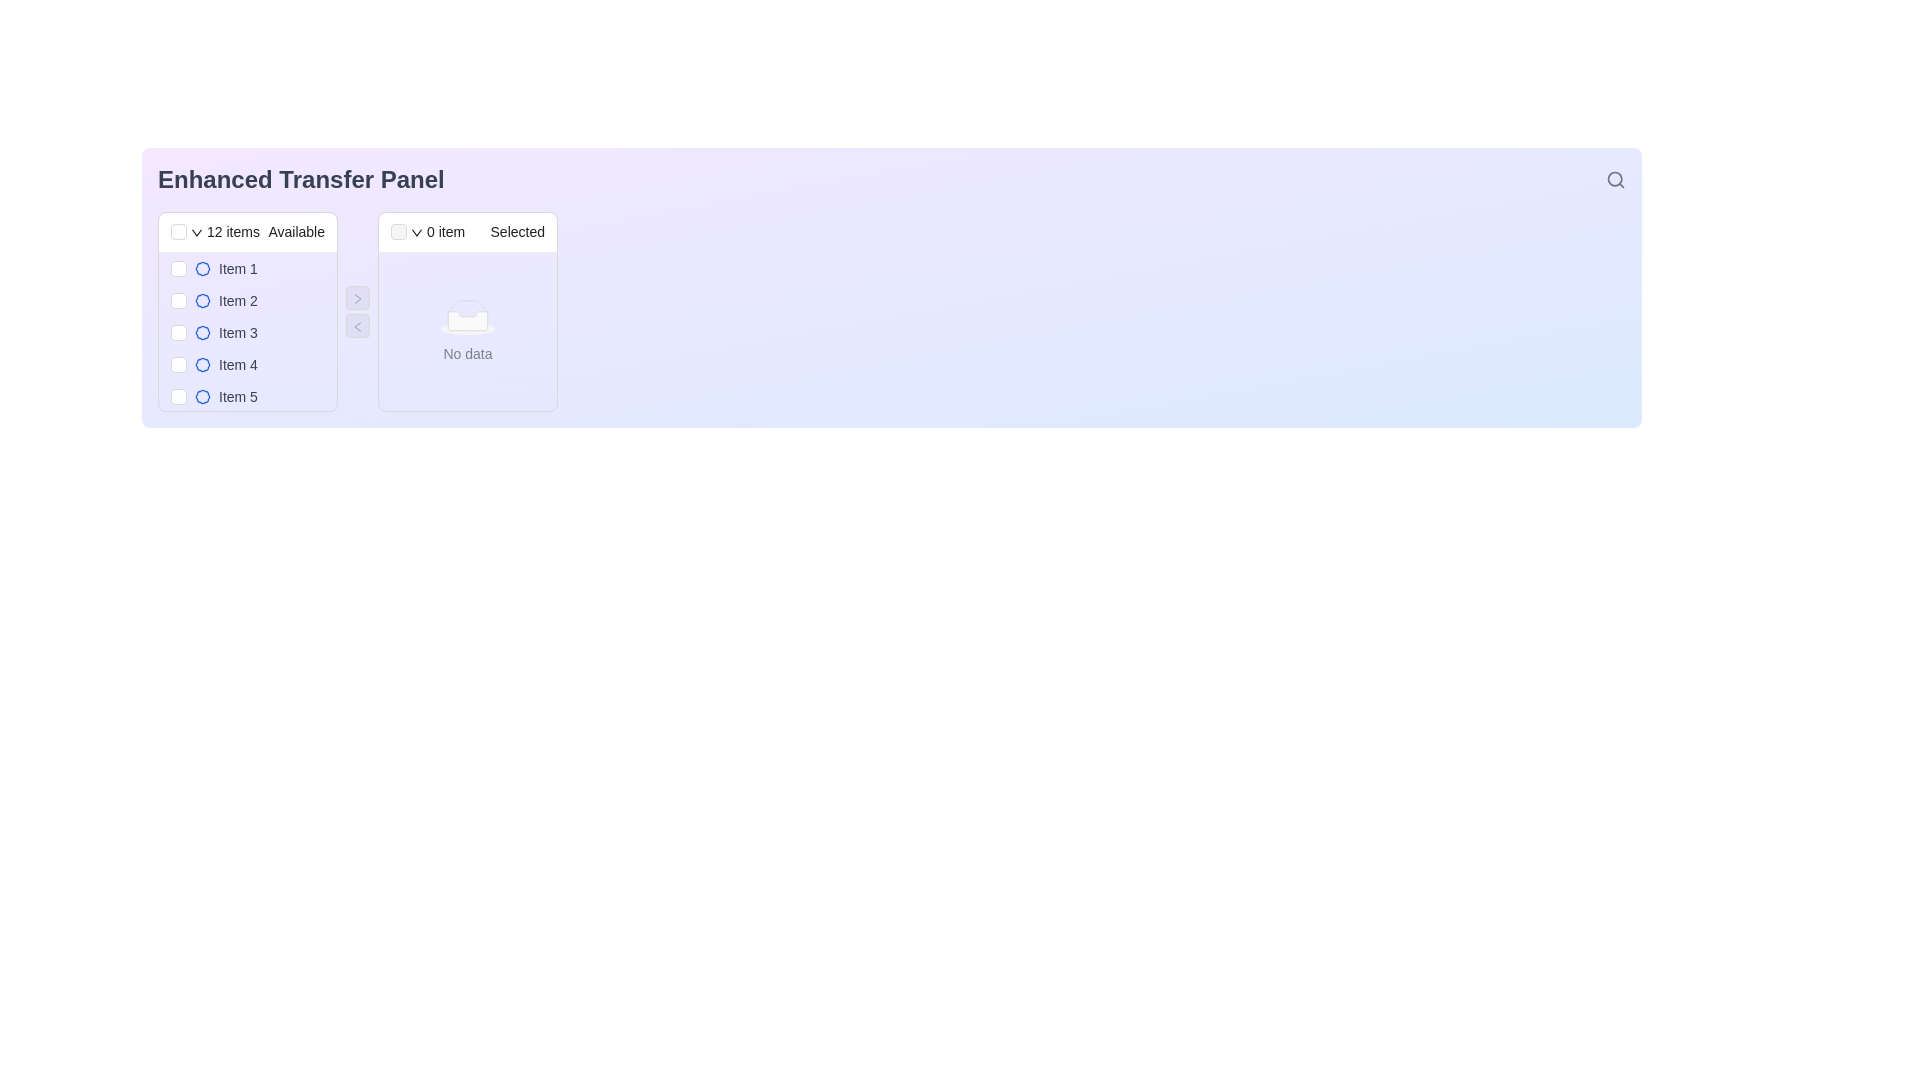 Image resolution: width=1920 pixels, height=1080 pixels. What do you see at coordinates (202, 268) in the screenshot?
I see `the visual styling of the icon located to the left of the text label 'Item 1' in the first item of a vertically aligned list under the label '12 items Available'` at bounding box center [202, 268].